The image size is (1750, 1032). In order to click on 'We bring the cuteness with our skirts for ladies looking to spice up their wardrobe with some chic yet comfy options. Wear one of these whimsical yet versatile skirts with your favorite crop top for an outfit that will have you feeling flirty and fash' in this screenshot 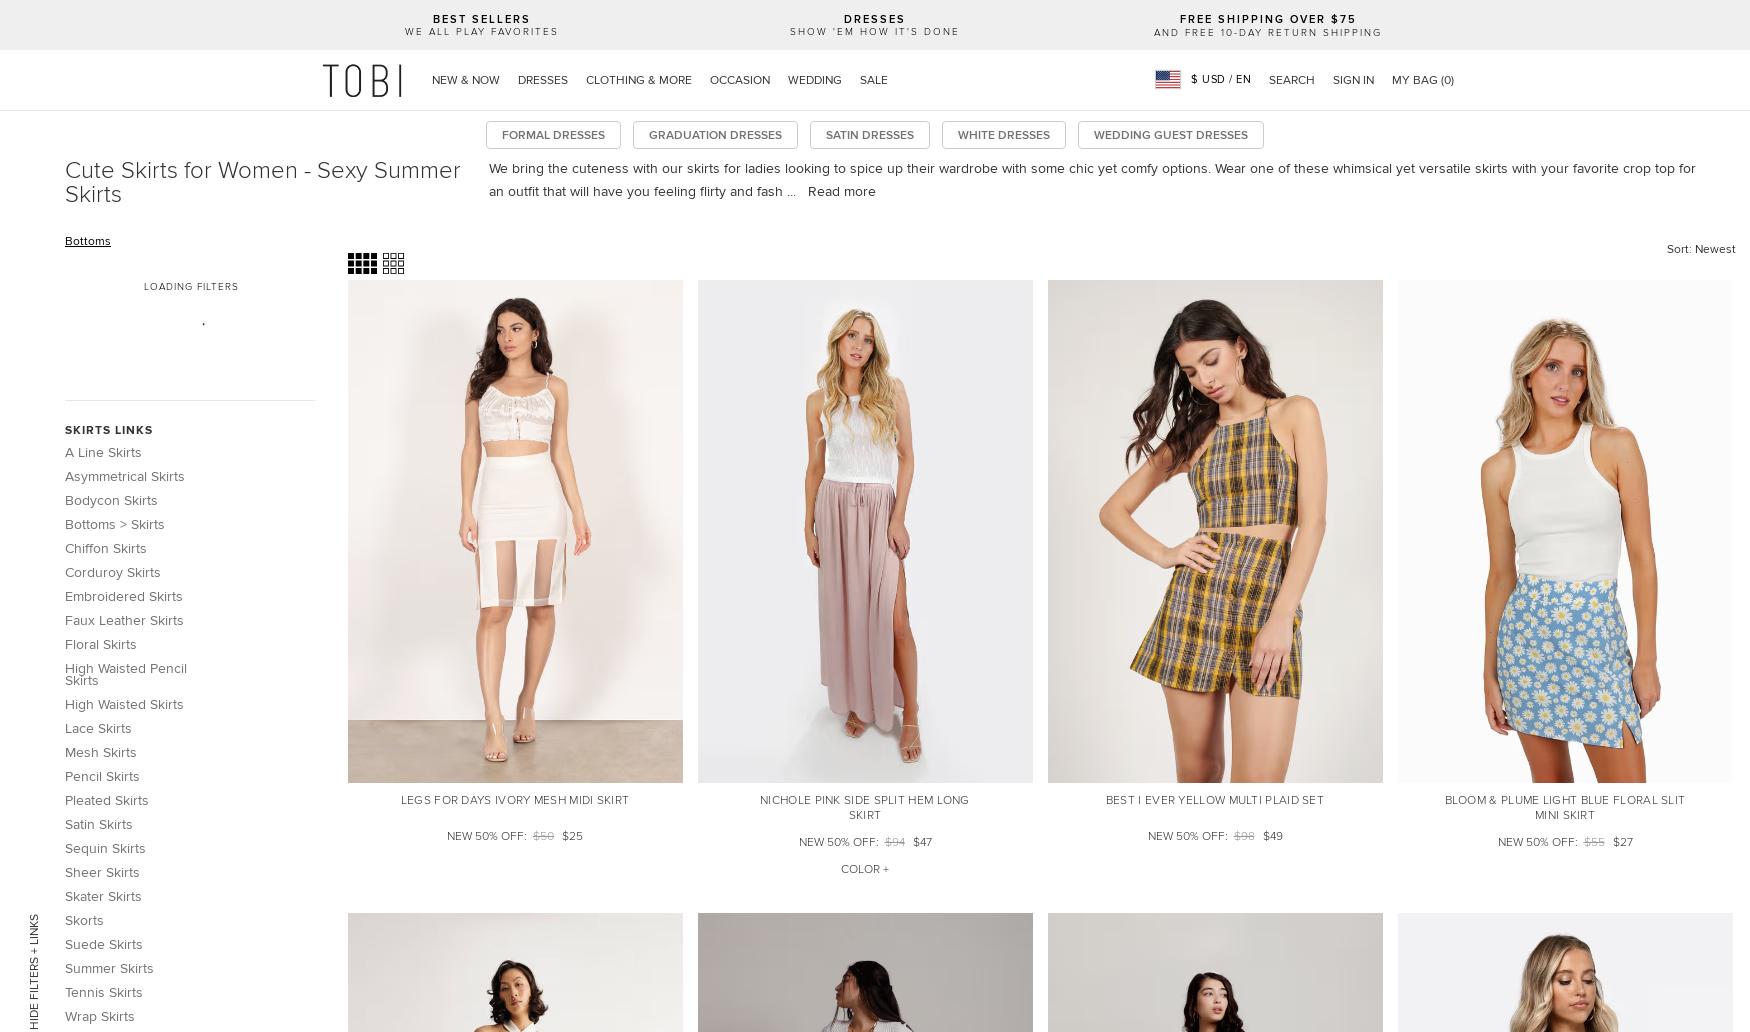, I will do `click(1091, 178)`.